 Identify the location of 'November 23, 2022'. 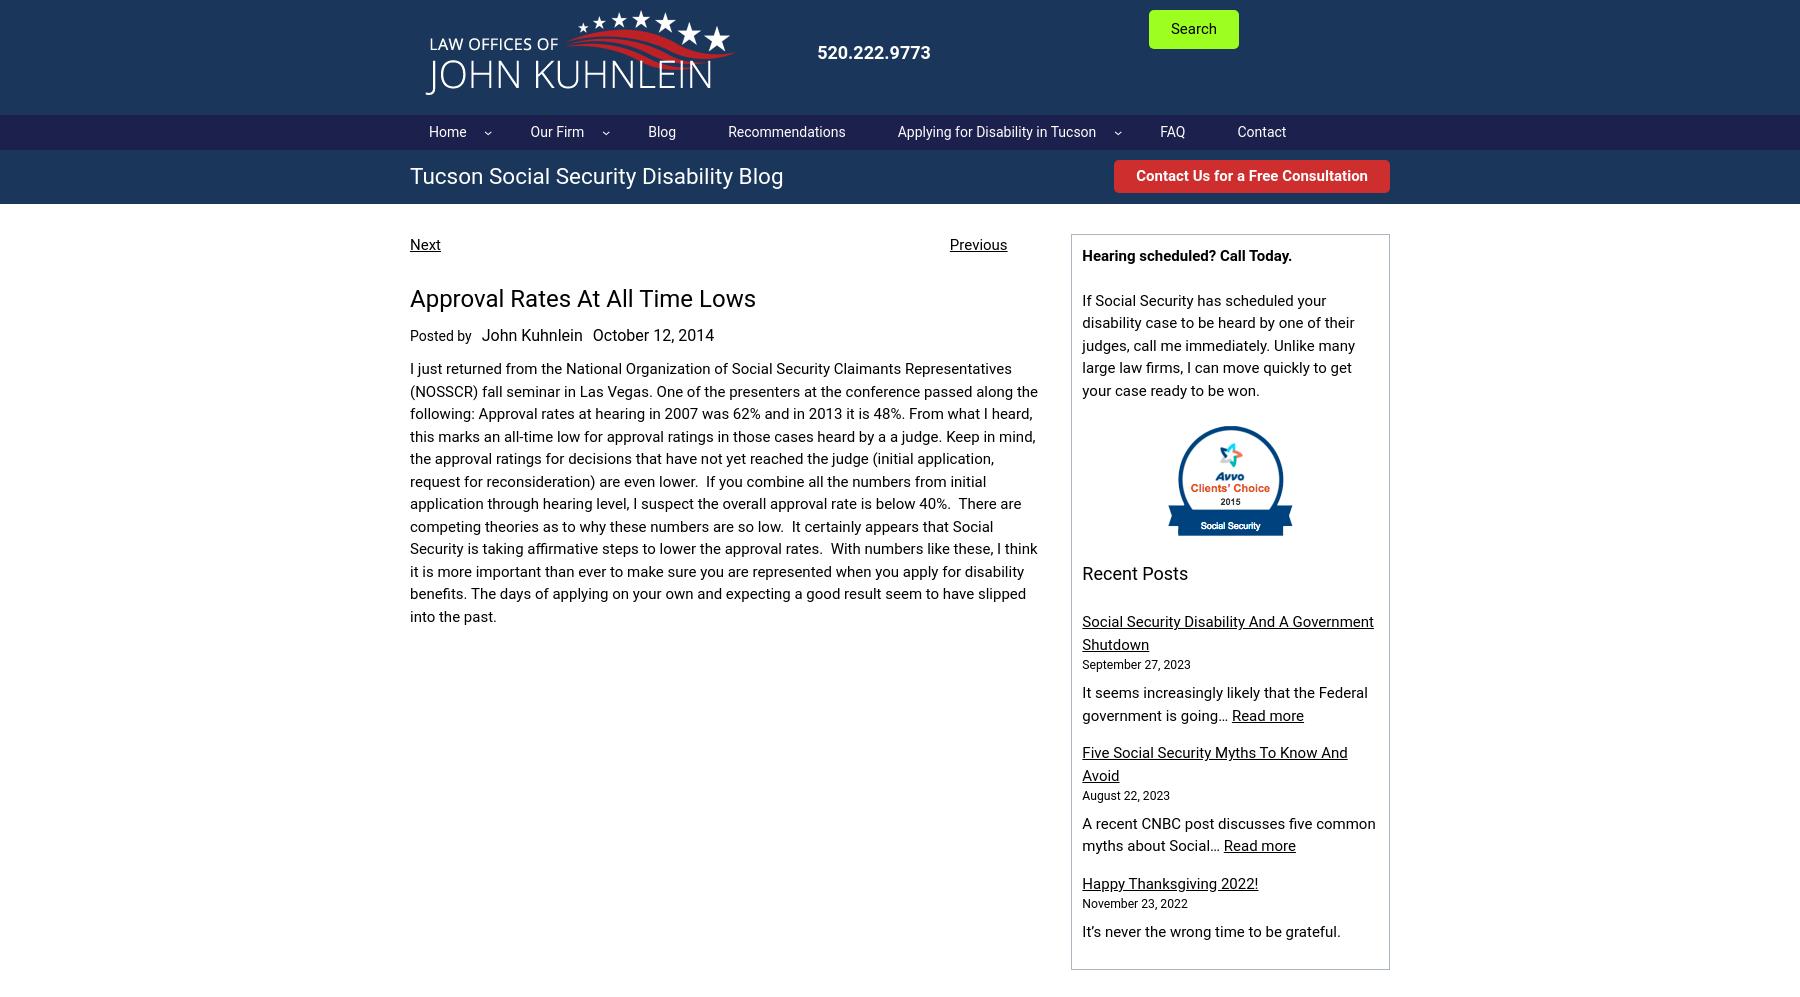
(1133, 902).